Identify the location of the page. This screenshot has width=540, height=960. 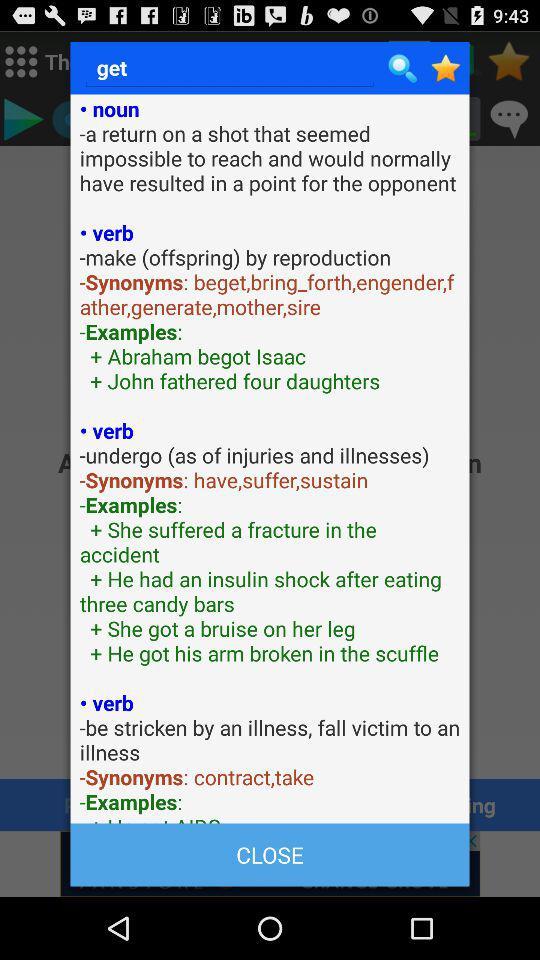
(446, 68).